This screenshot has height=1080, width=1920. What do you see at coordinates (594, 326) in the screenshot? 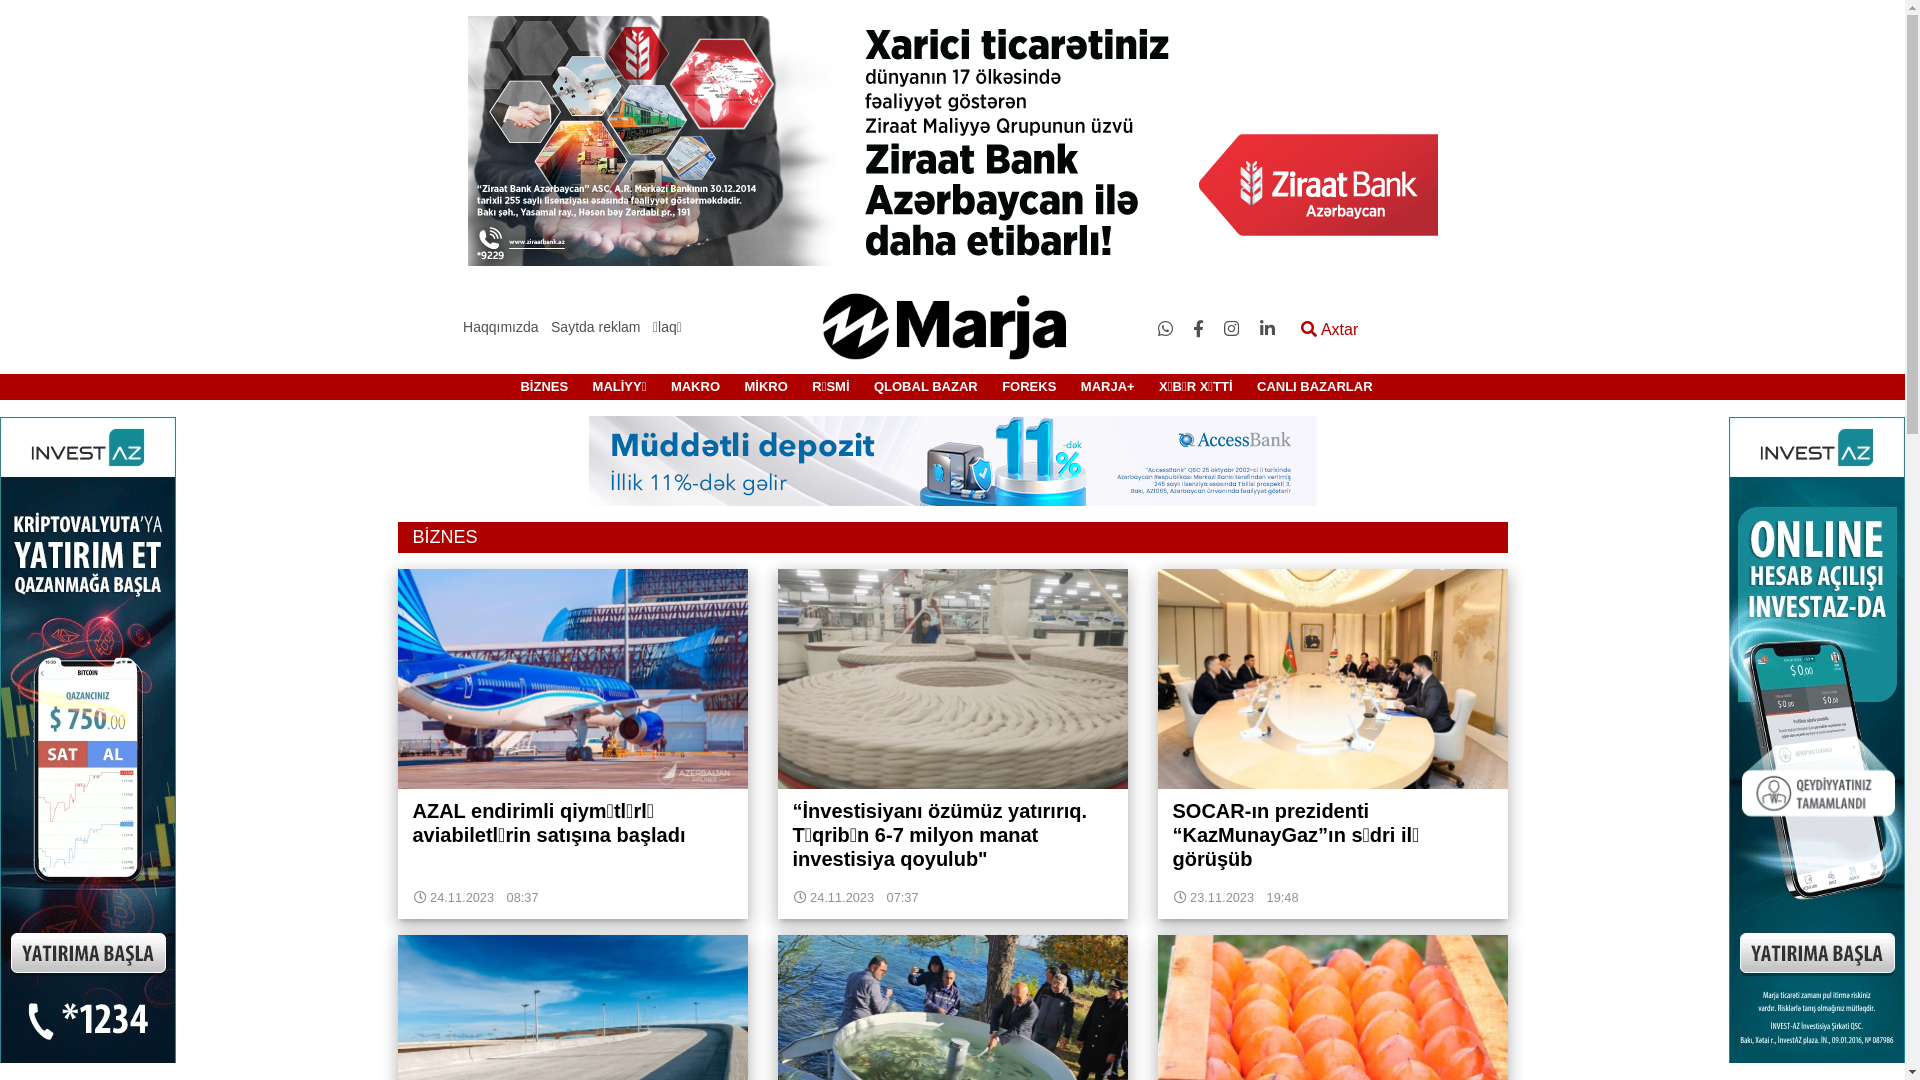
I see `'Saytda reklam'` at bounding box center [594, 326].